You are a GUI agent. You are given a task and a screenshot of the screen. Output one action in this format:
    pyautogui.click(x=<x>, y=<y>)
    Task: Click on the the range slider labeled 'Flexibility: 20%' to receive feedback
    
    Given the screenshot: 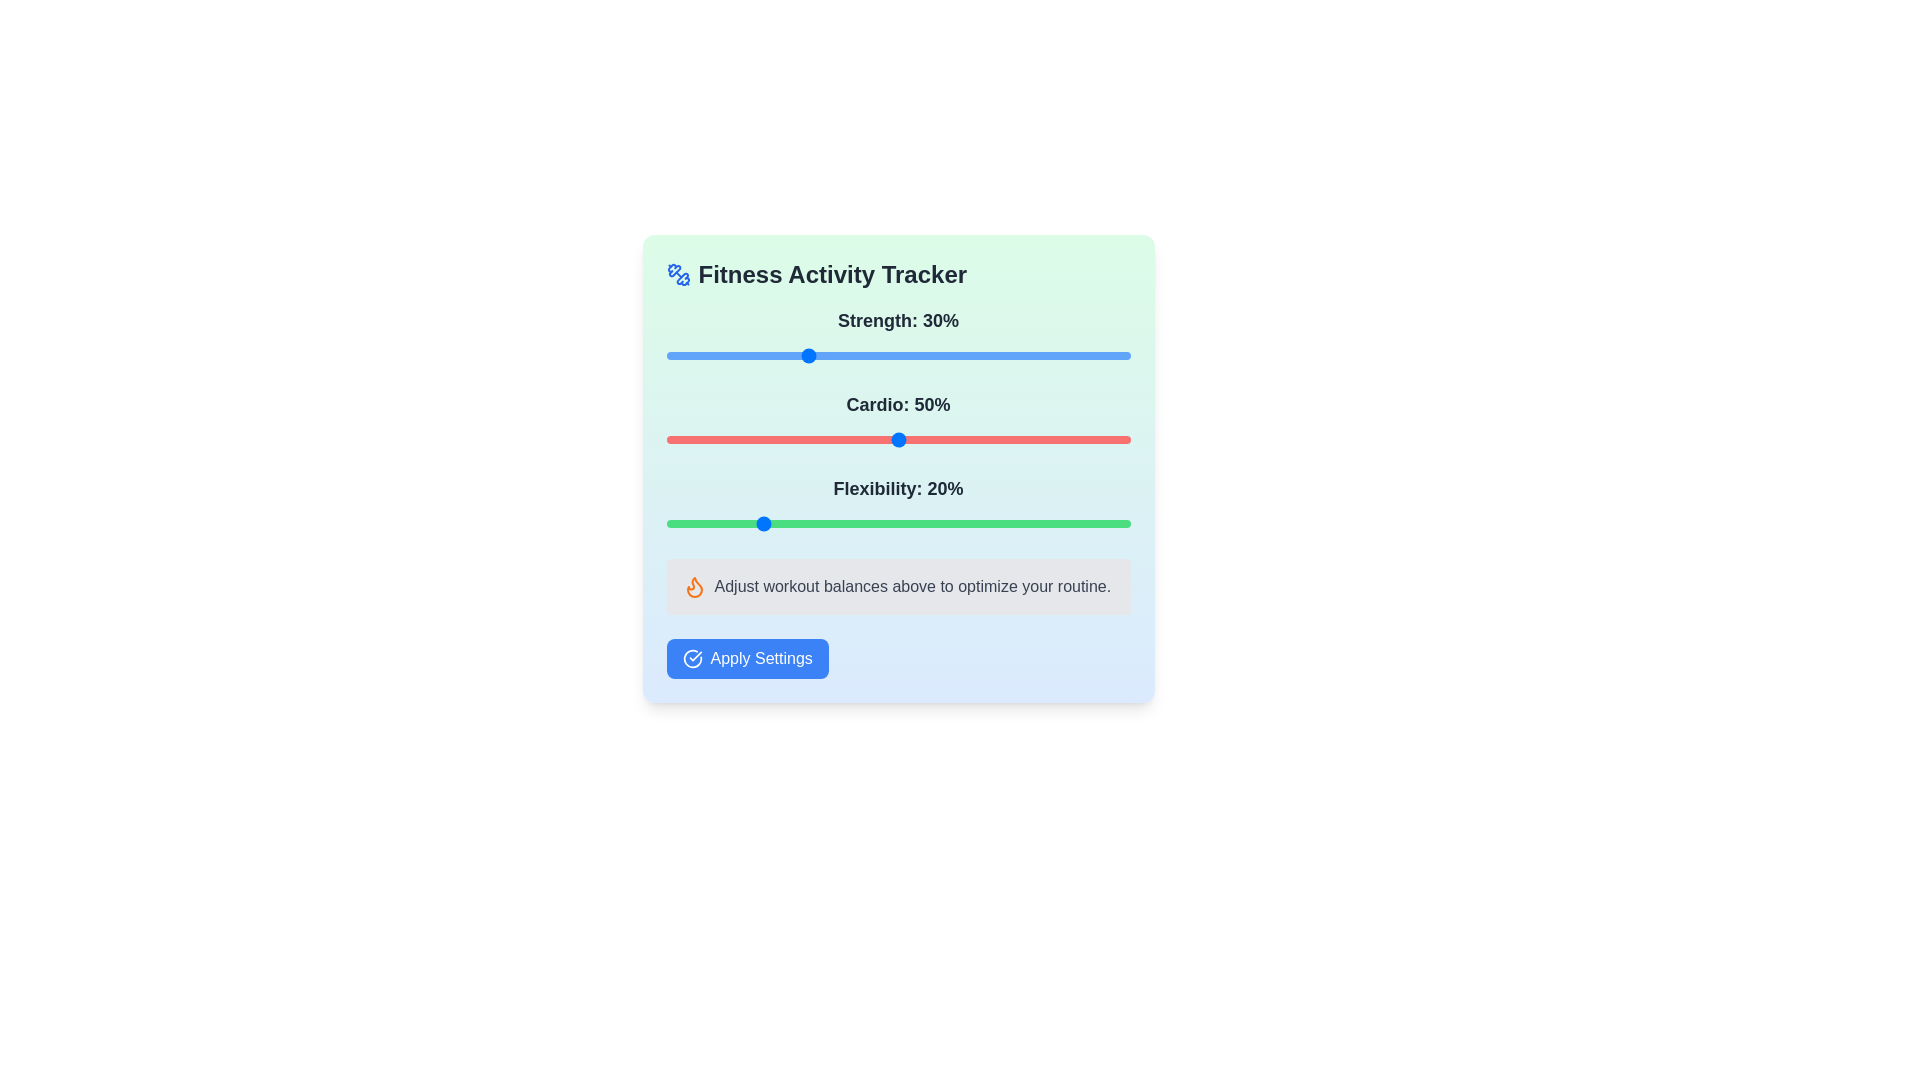 What is the action you would take?
    pyautogui.click(x=897, y=504)
    